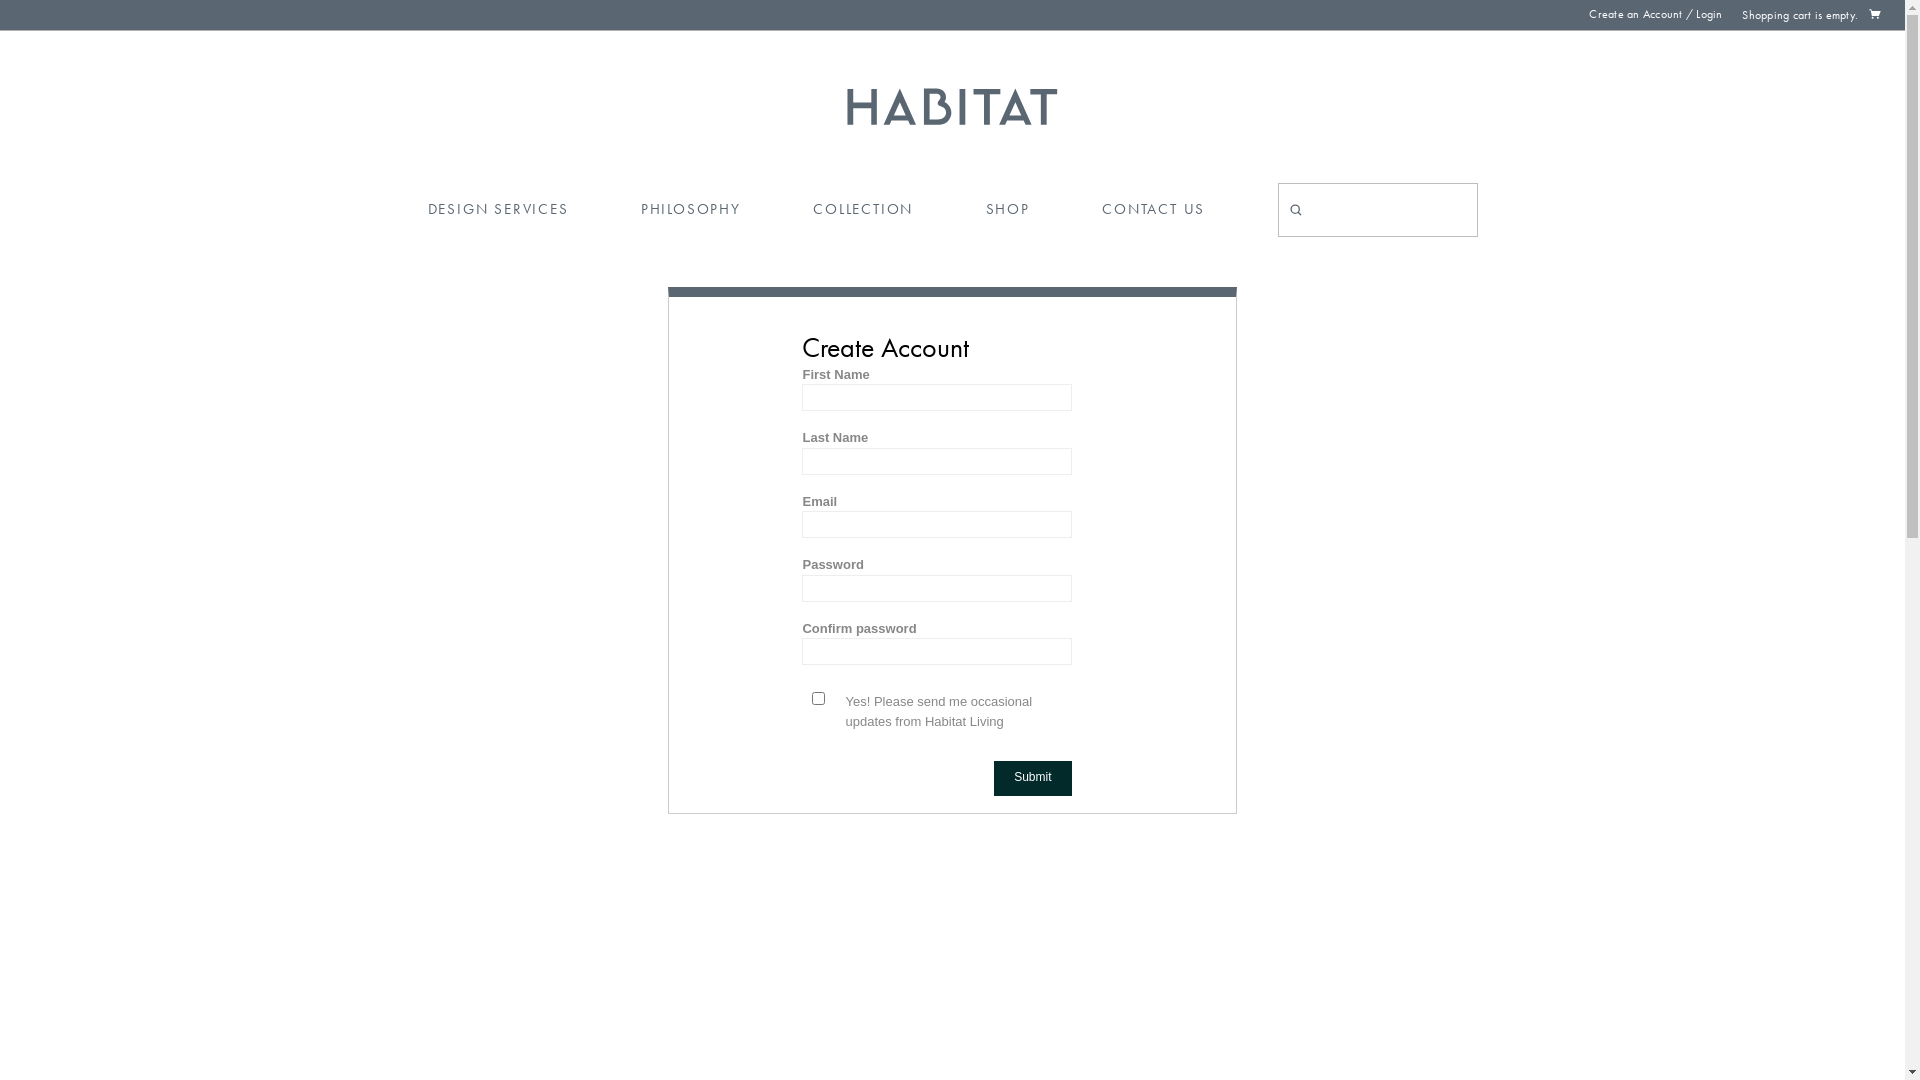 Image resolution: width=1920 pixels, height=1080 pixels. Describe the element at coordinates (1032, 777) in the screenshot. I see `'Submit'` at that location.